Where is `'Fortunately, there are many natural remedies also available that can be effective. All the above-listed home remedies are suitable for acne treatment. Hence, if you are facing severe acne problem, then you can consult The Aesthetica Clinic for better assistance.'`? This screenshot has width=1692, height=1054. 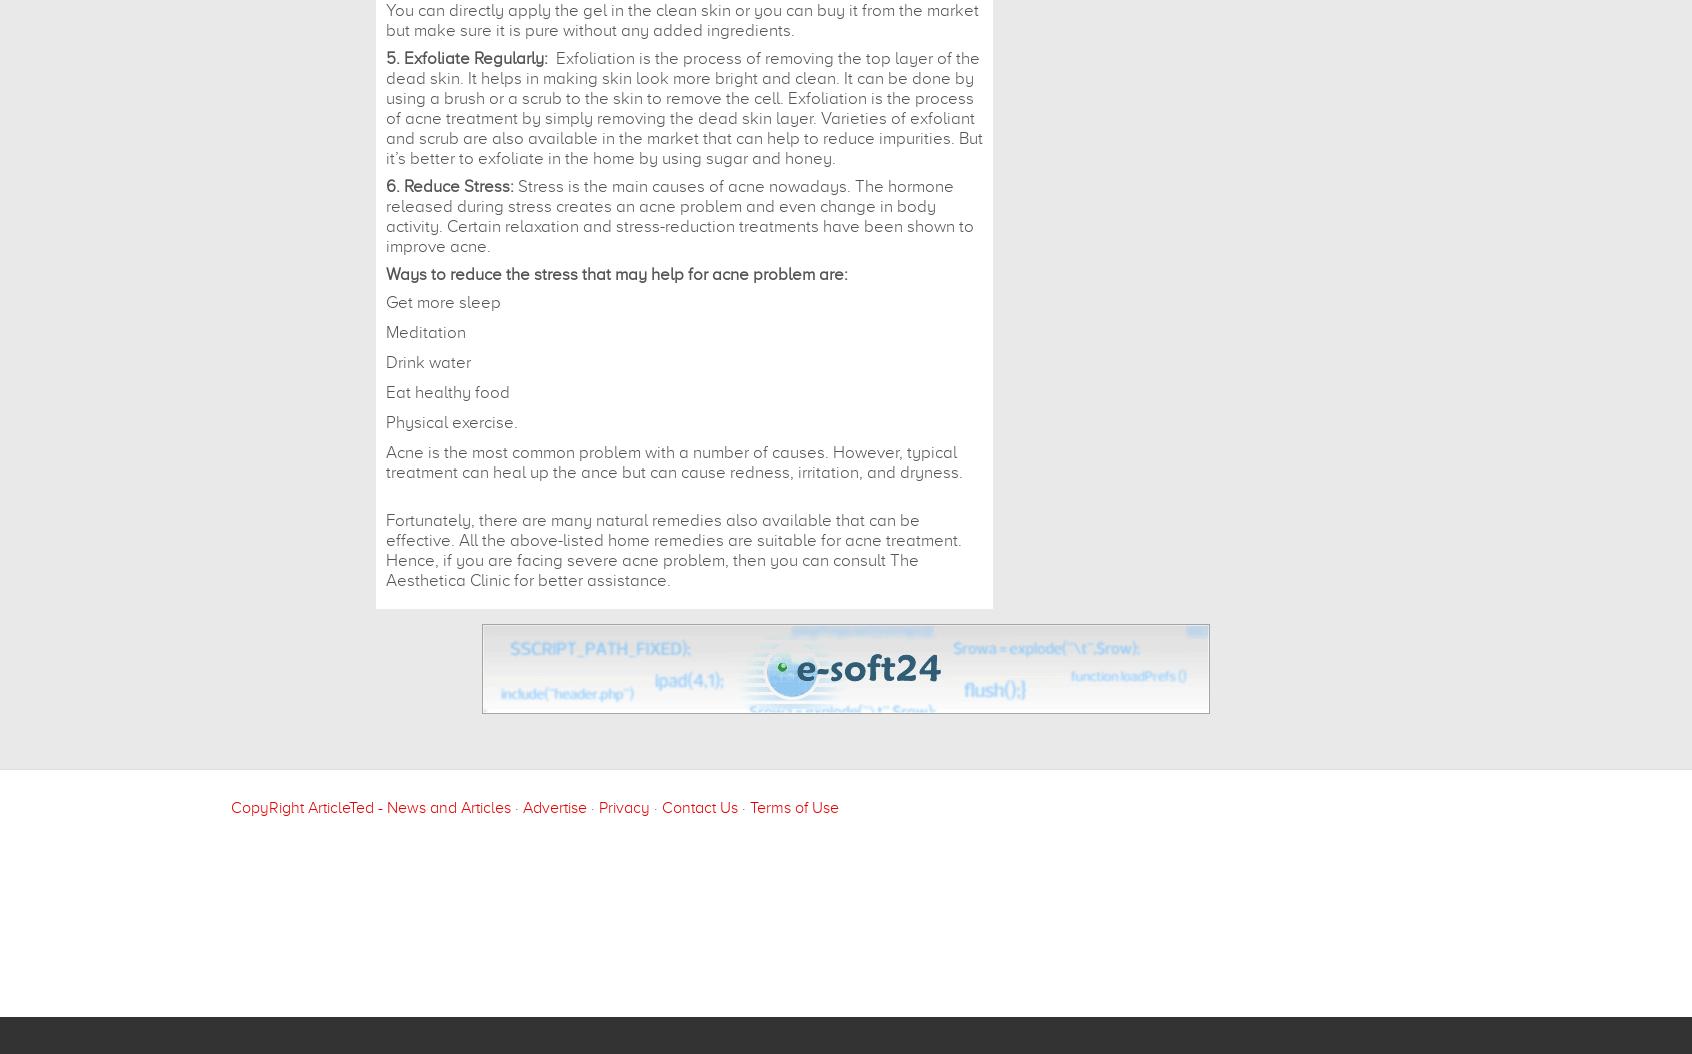
'Fortunately, there are many natural remedies also available that can be effective. All the above-listed home remedies are suitable for acne treatment. Hence, if you are facing severe acne problem, then you can consult The Aesthetica Clinic for better assistance.' is located at coordinates (673, 550).